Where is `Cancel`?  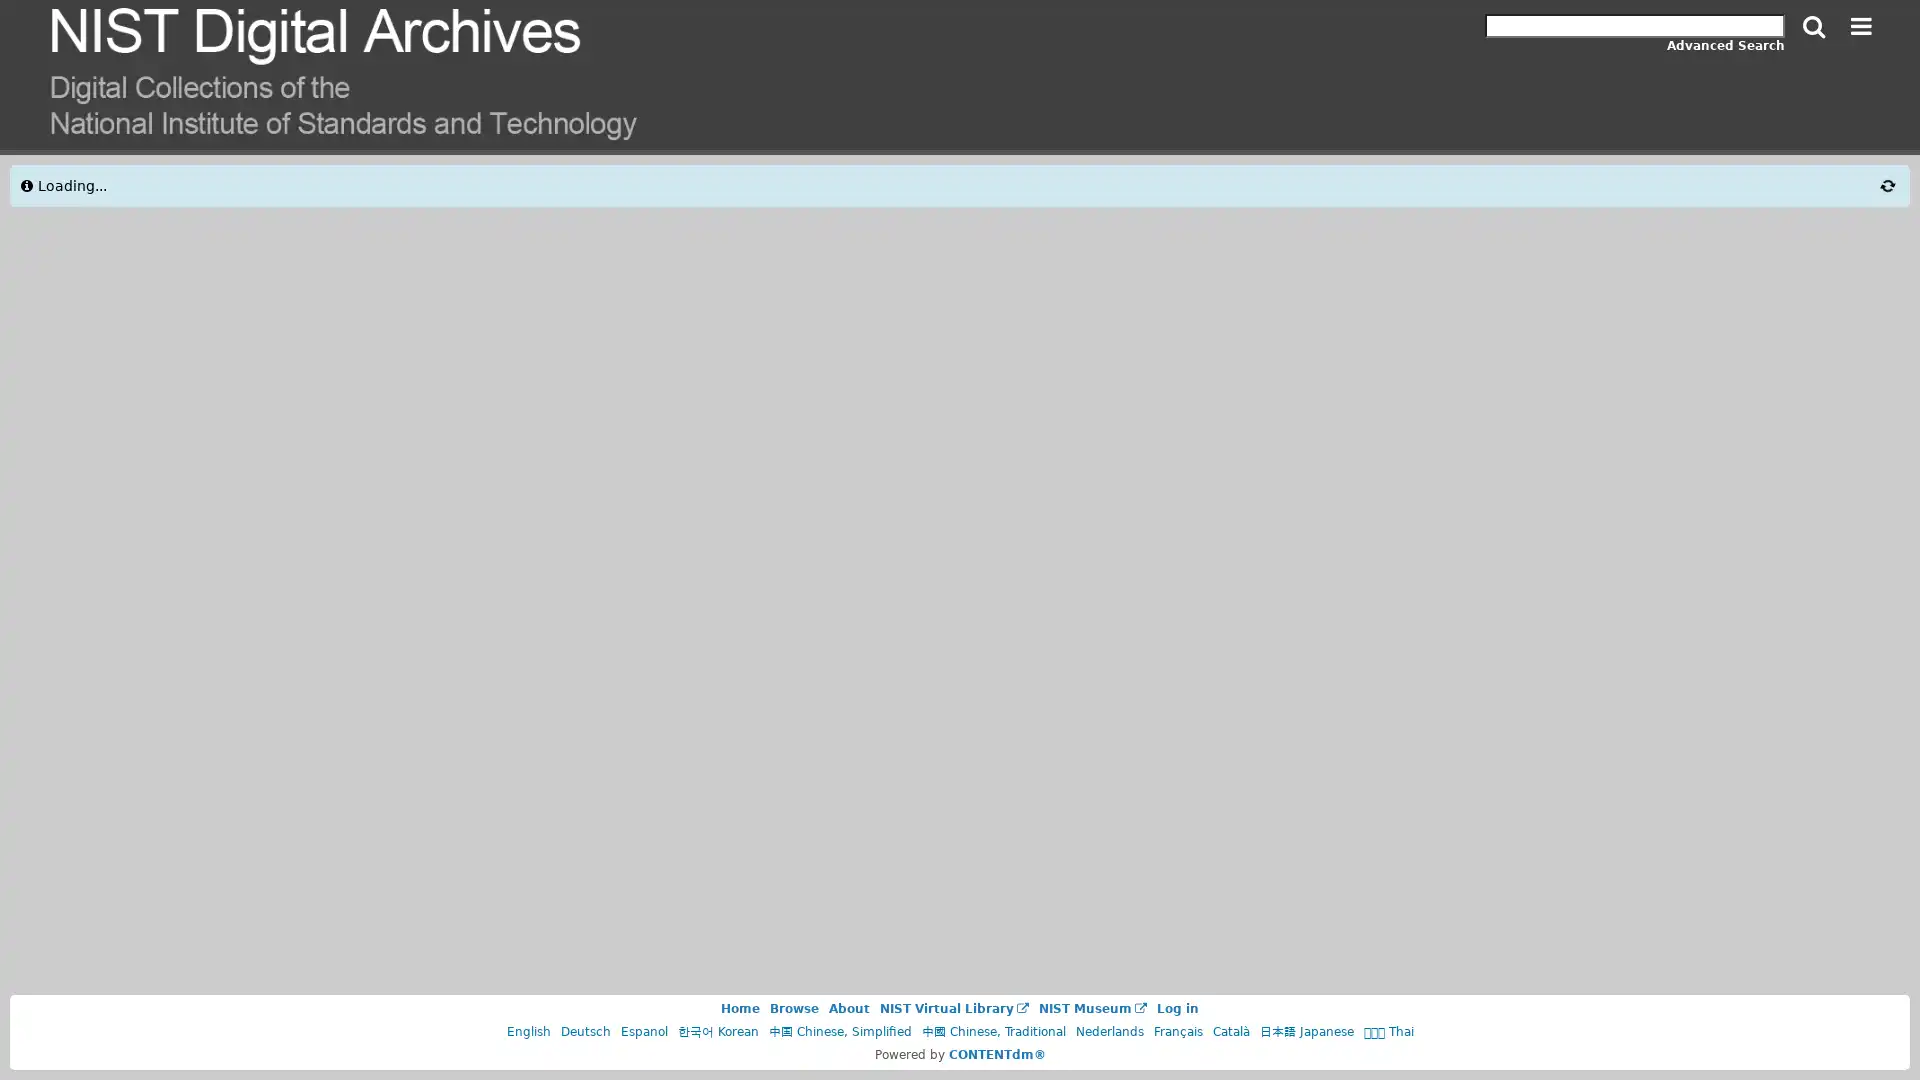
Cancel is located at coordinates (129, 454).